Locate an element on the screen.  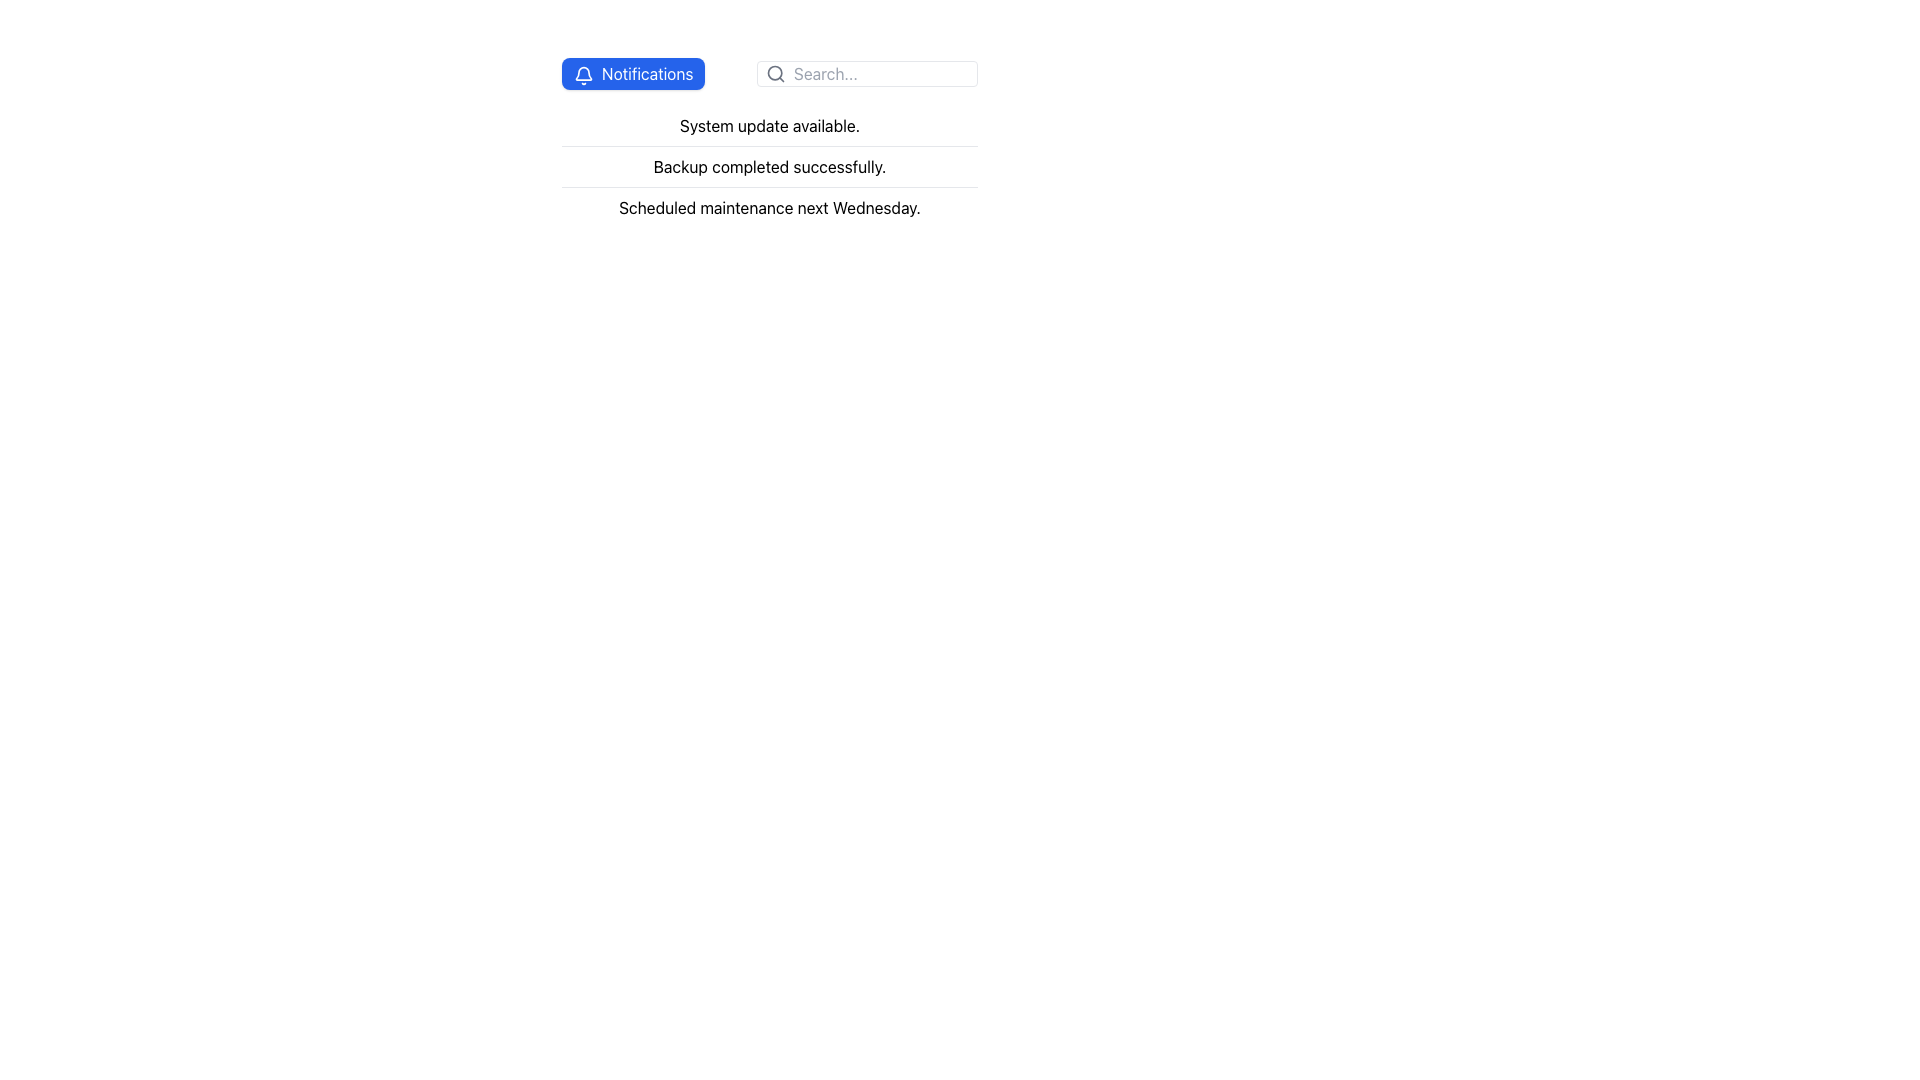
the second notification text label that informs the user about the successful completion of a backup operation, which is positioned between 'System update available.' and 'Scheduled maintenance next Wednesday.' is located at coordinates (768, 165).